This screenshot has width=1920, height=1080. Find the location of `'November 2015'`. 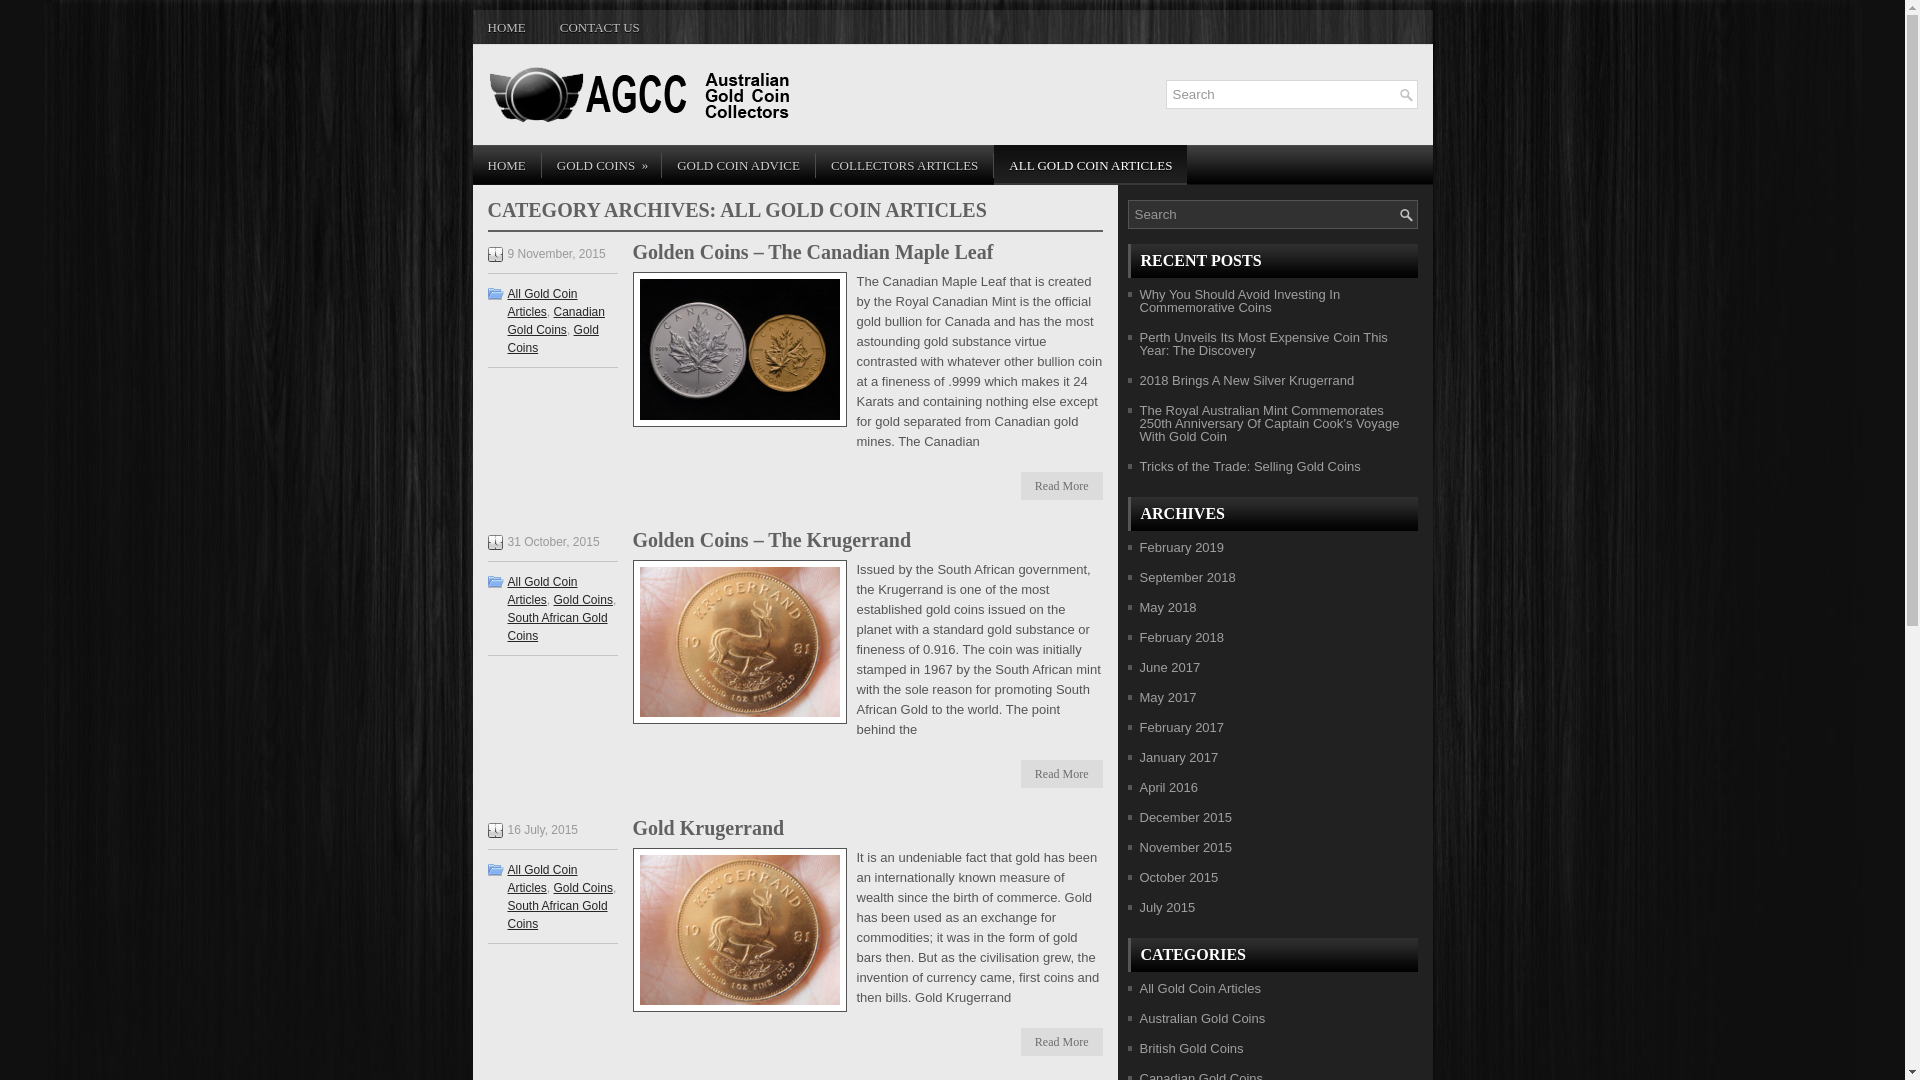

'November 2015' is located at coordinates (1186, 847).